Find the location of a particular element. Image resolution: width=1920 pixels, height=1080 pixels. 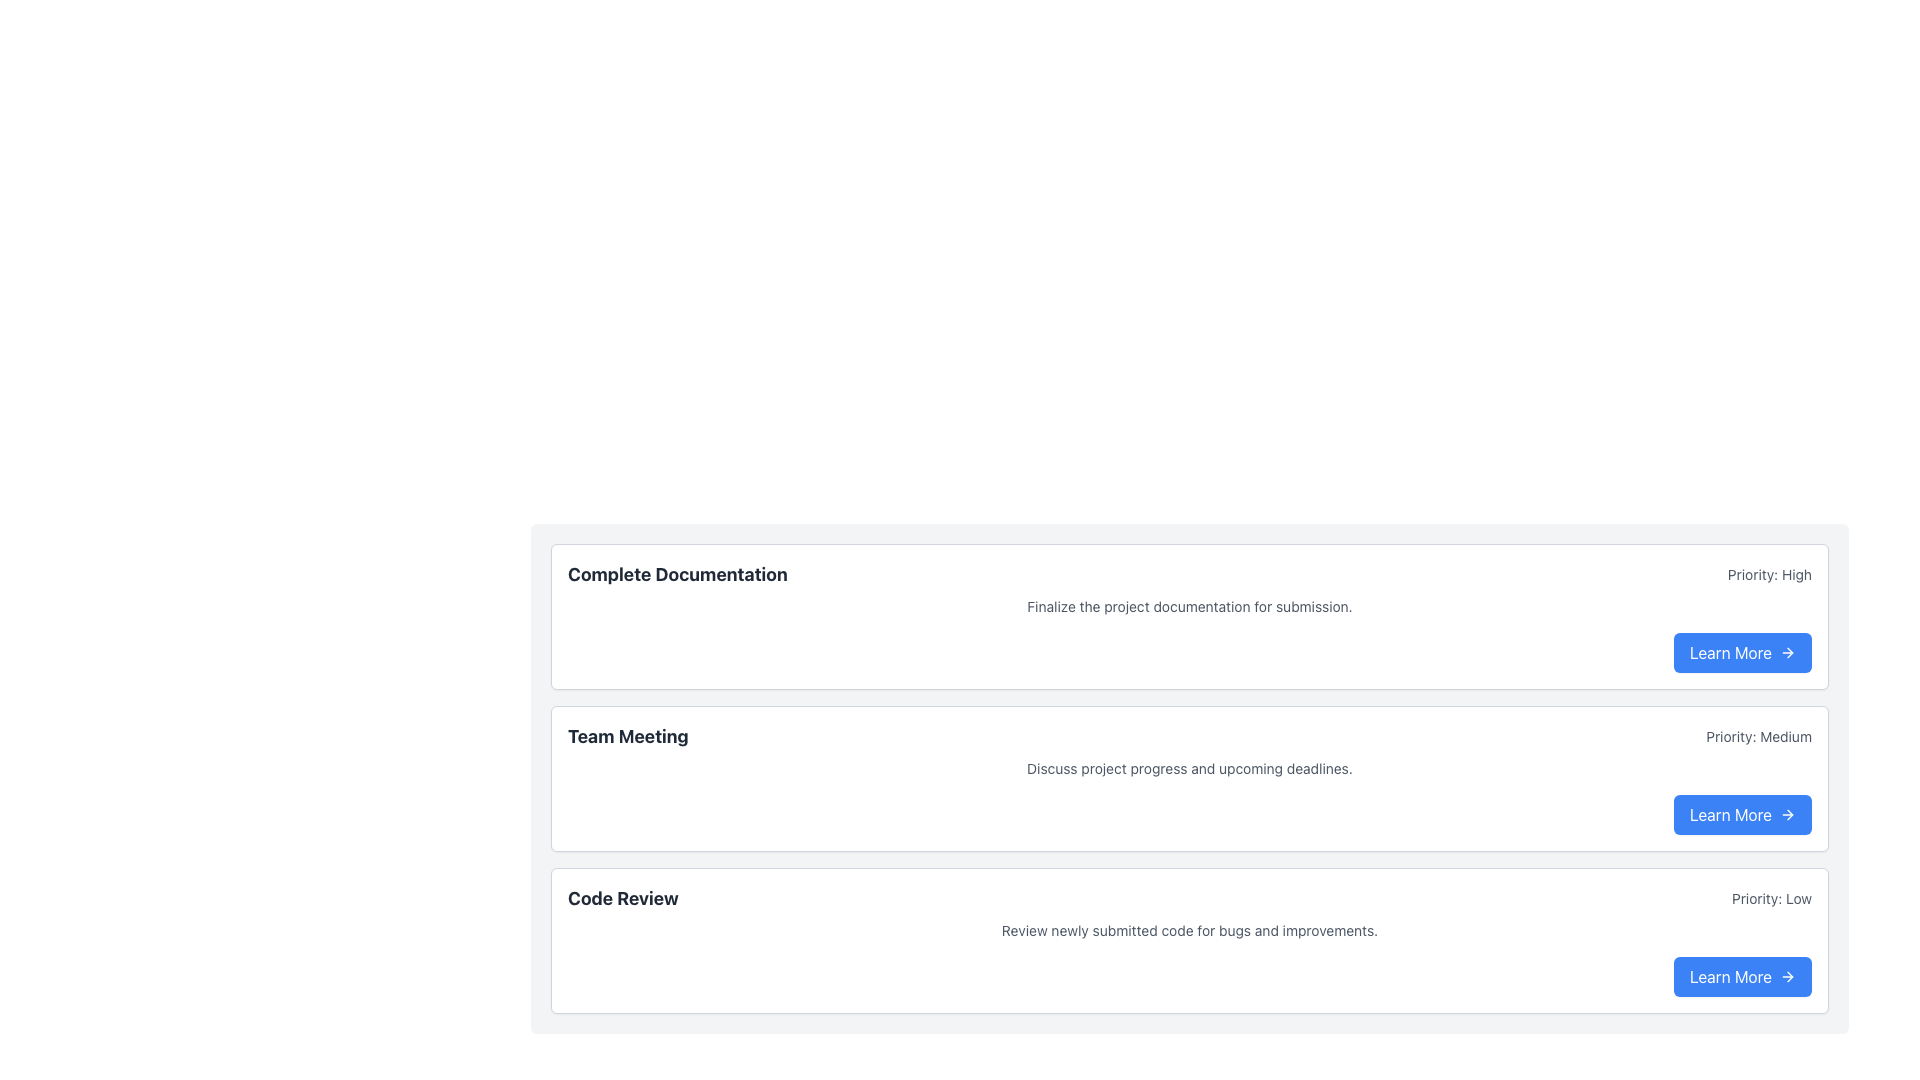

the 'Learn More' button with a blue background and white text located in the 'Team Meeting' section is located at coordinates (1741, 814).